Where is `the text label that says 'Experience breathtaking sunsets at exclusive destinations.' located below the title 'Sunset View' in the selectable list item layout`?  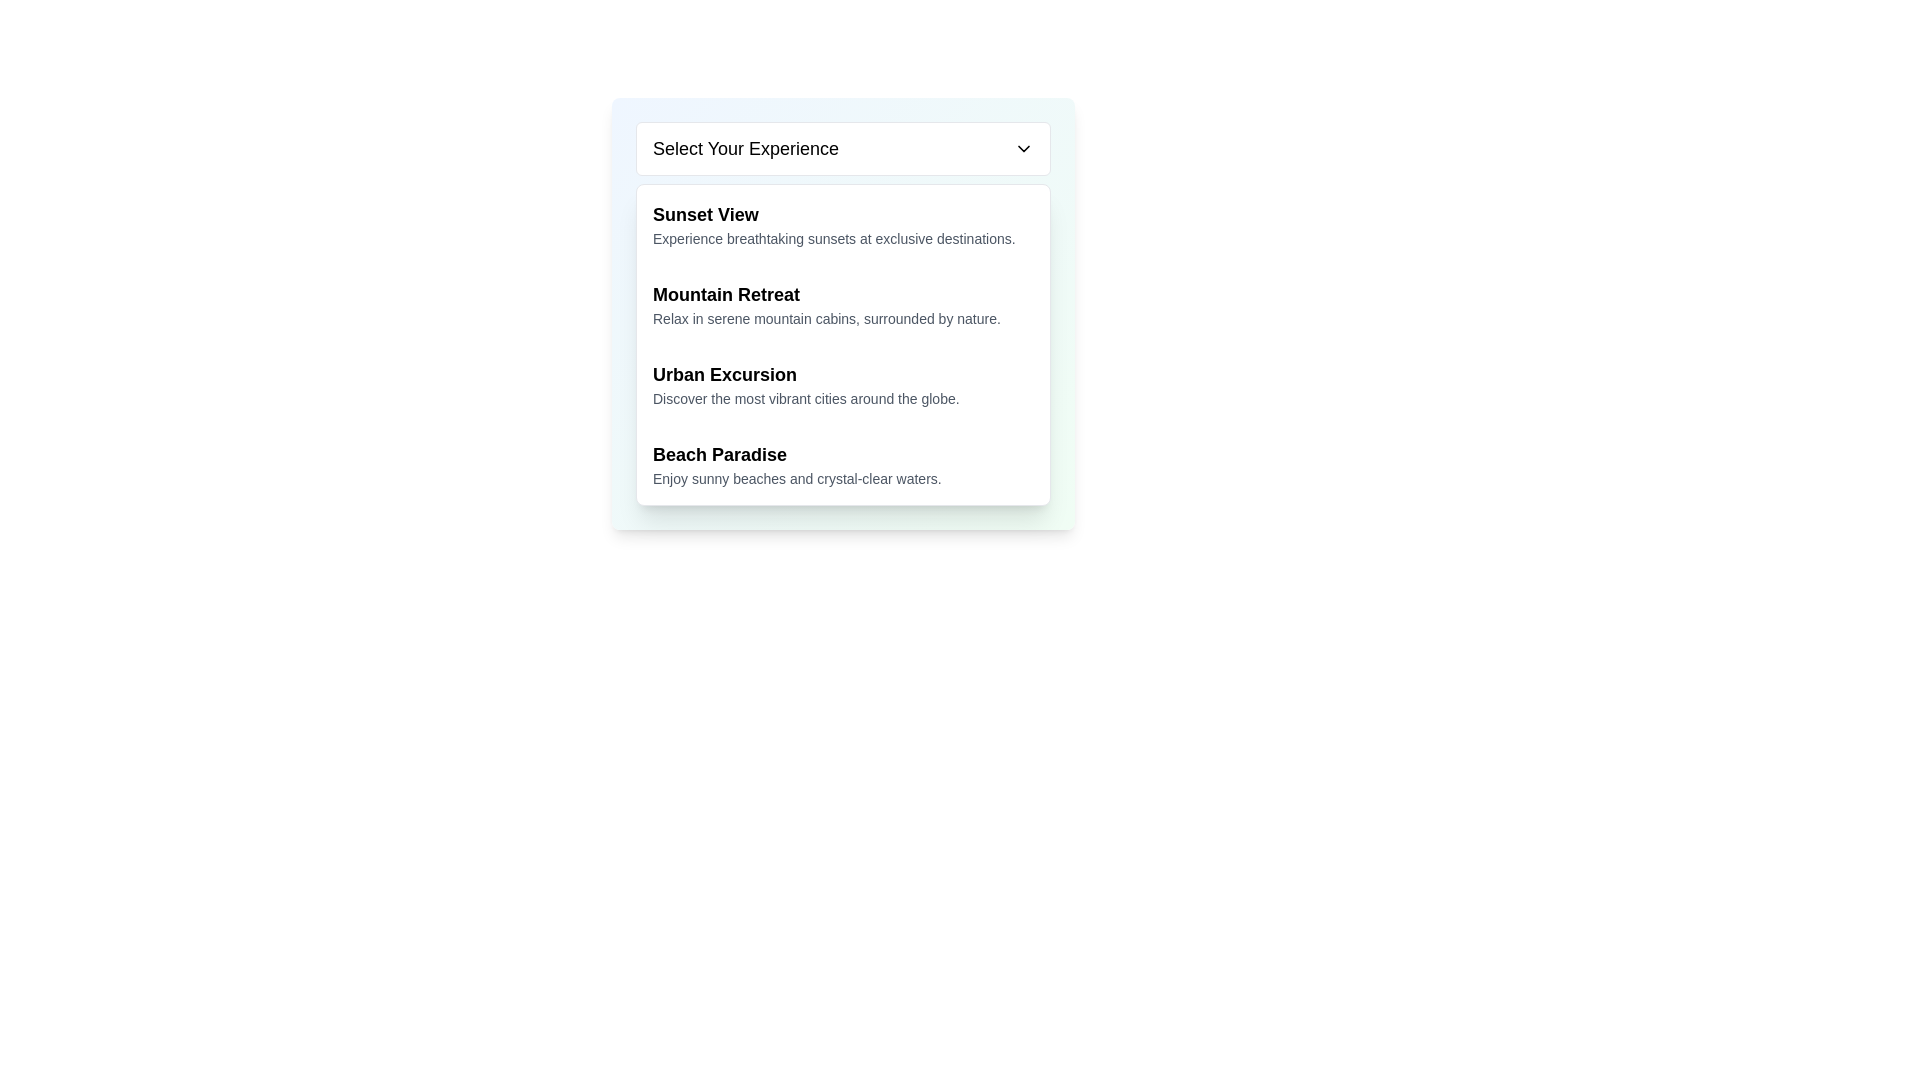 the text label that says 'Experience breathtaking sunsets at exclusive destinations.' located below the title 'Sunset View' in the selectable list item layout is located at coordinates (843, 238).